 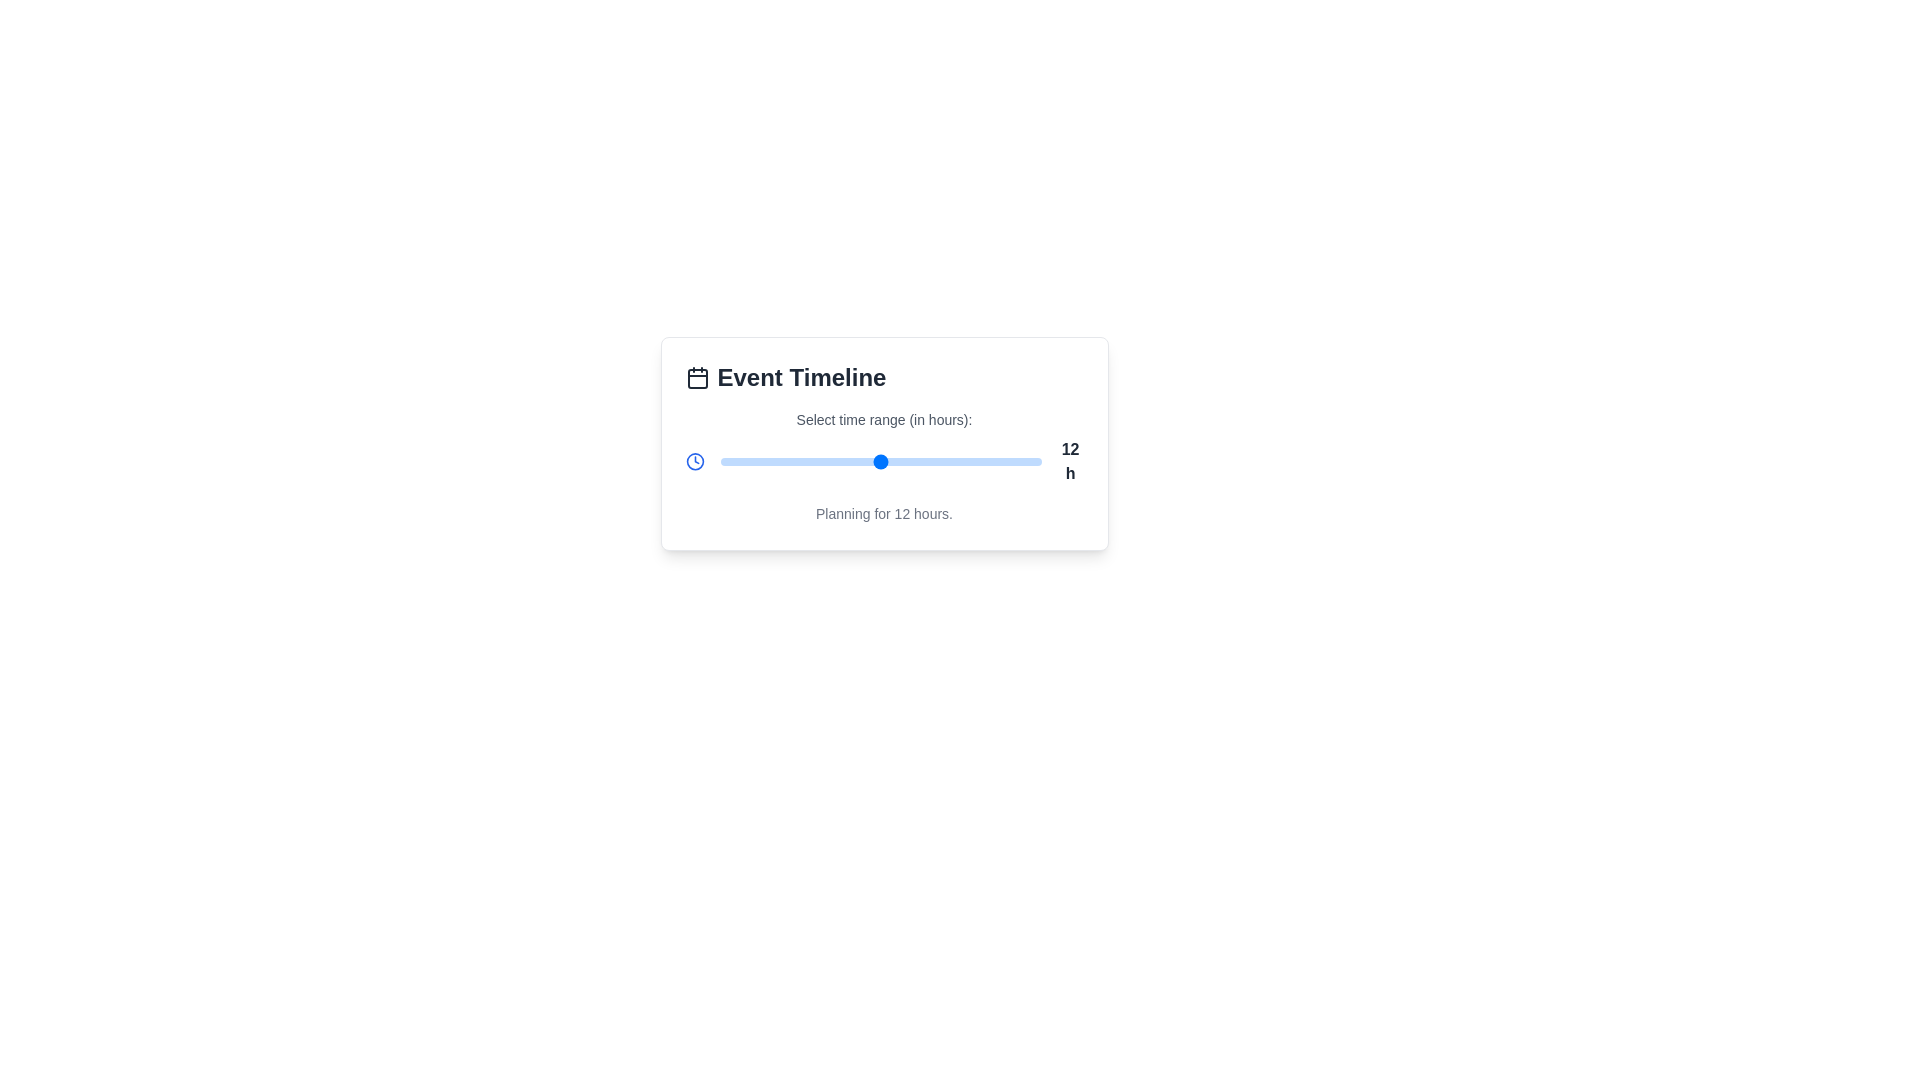 What do you see at coordinates (1069, 462) in the screenshot?
I see `the bold, dark gray text label reading '12 h', which is positioned to the far-right of the horizontal range input bar in the 'Select time range' feature` at bounding box center [1069, 462].